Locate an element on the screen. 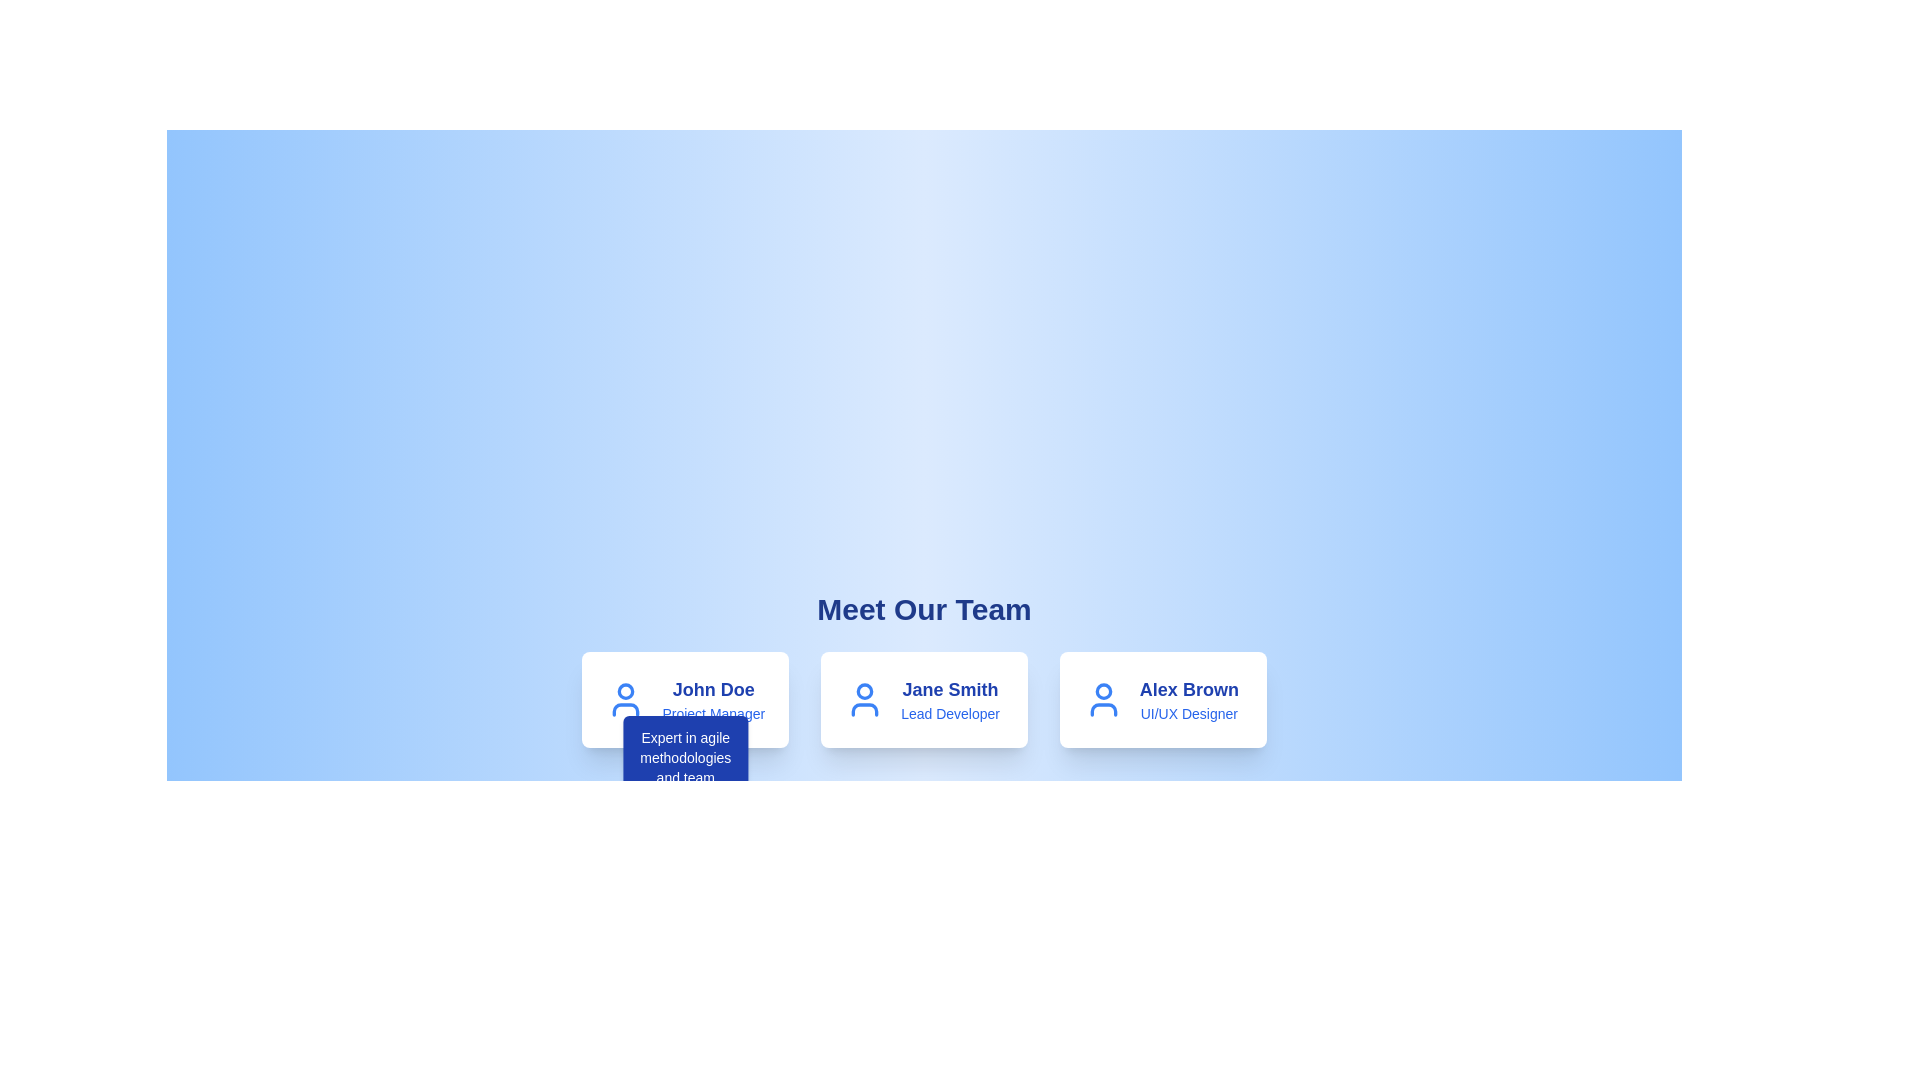  the title text 'Meet Our Team', which is a large, bold, dark blue header against a light blue gradient background, positioned at the top of the content area above team member profiles is located at coordinates (923, 608).